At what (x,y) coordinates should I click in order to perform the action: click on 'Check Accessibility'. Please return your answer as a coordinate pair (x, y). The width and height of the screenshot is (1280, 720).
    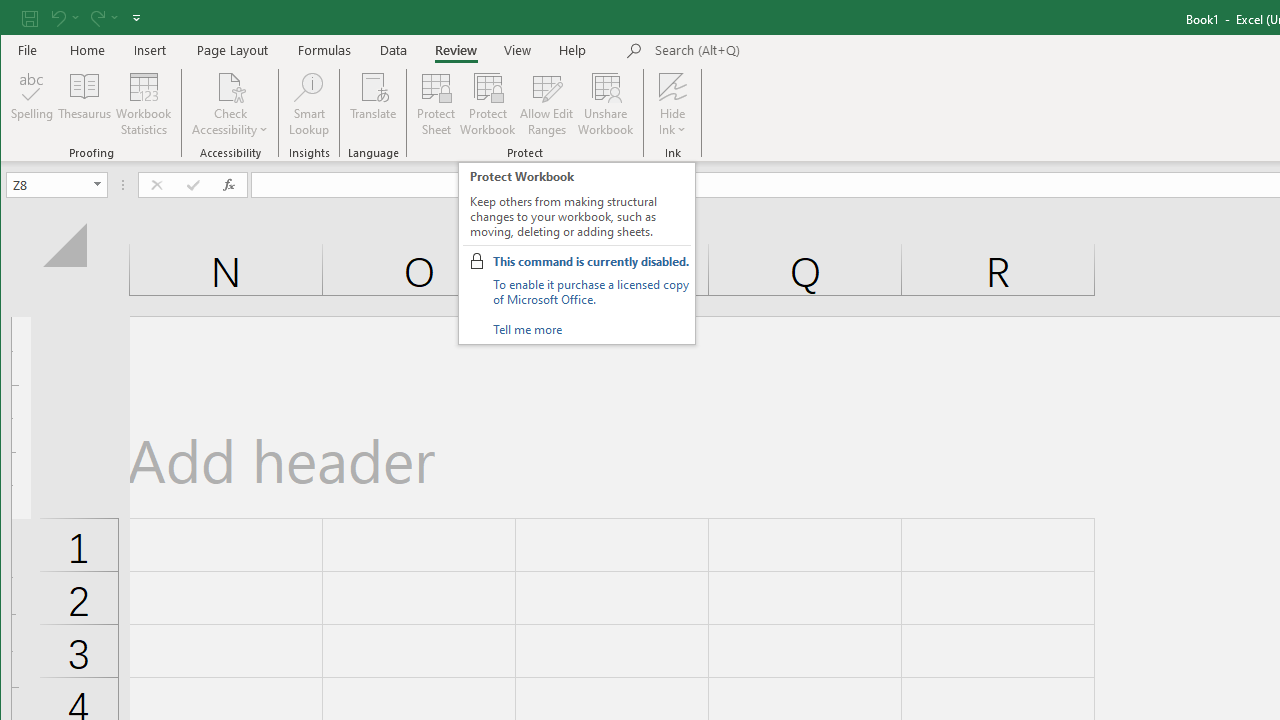
    Looking at the image, I should click on (230, 104).